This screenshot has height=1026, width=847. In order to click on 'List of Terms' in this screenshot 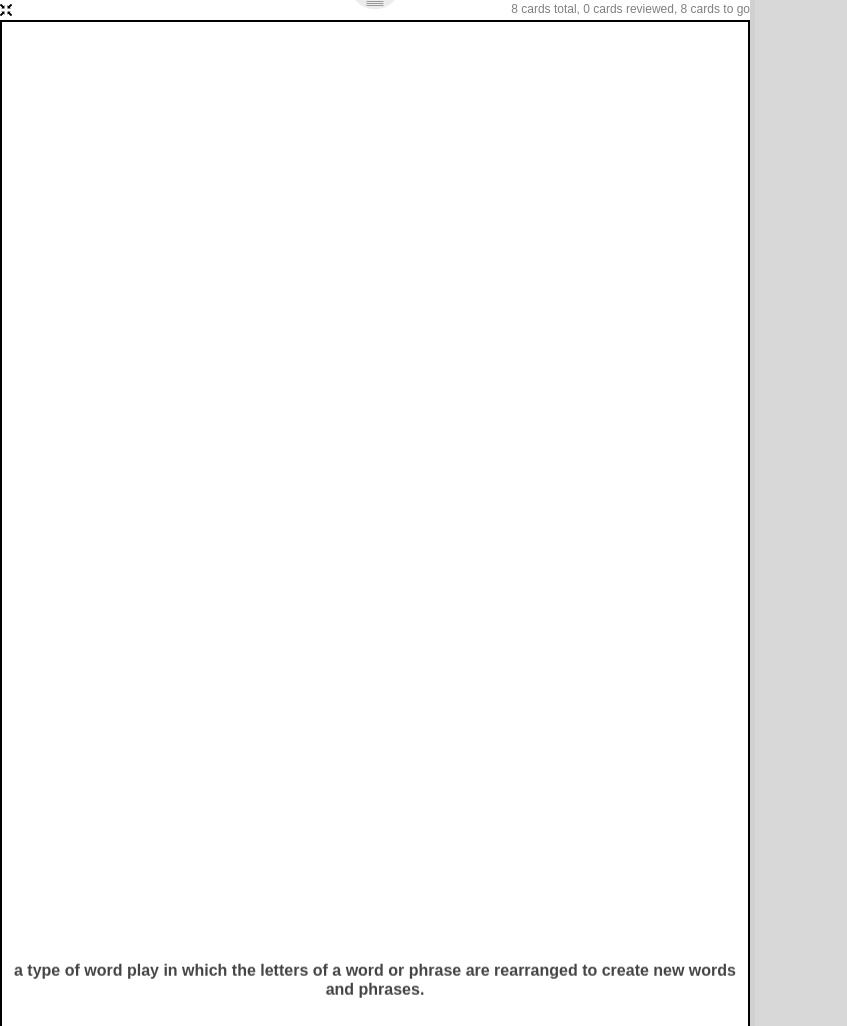, I will do `click(63, 398)`.